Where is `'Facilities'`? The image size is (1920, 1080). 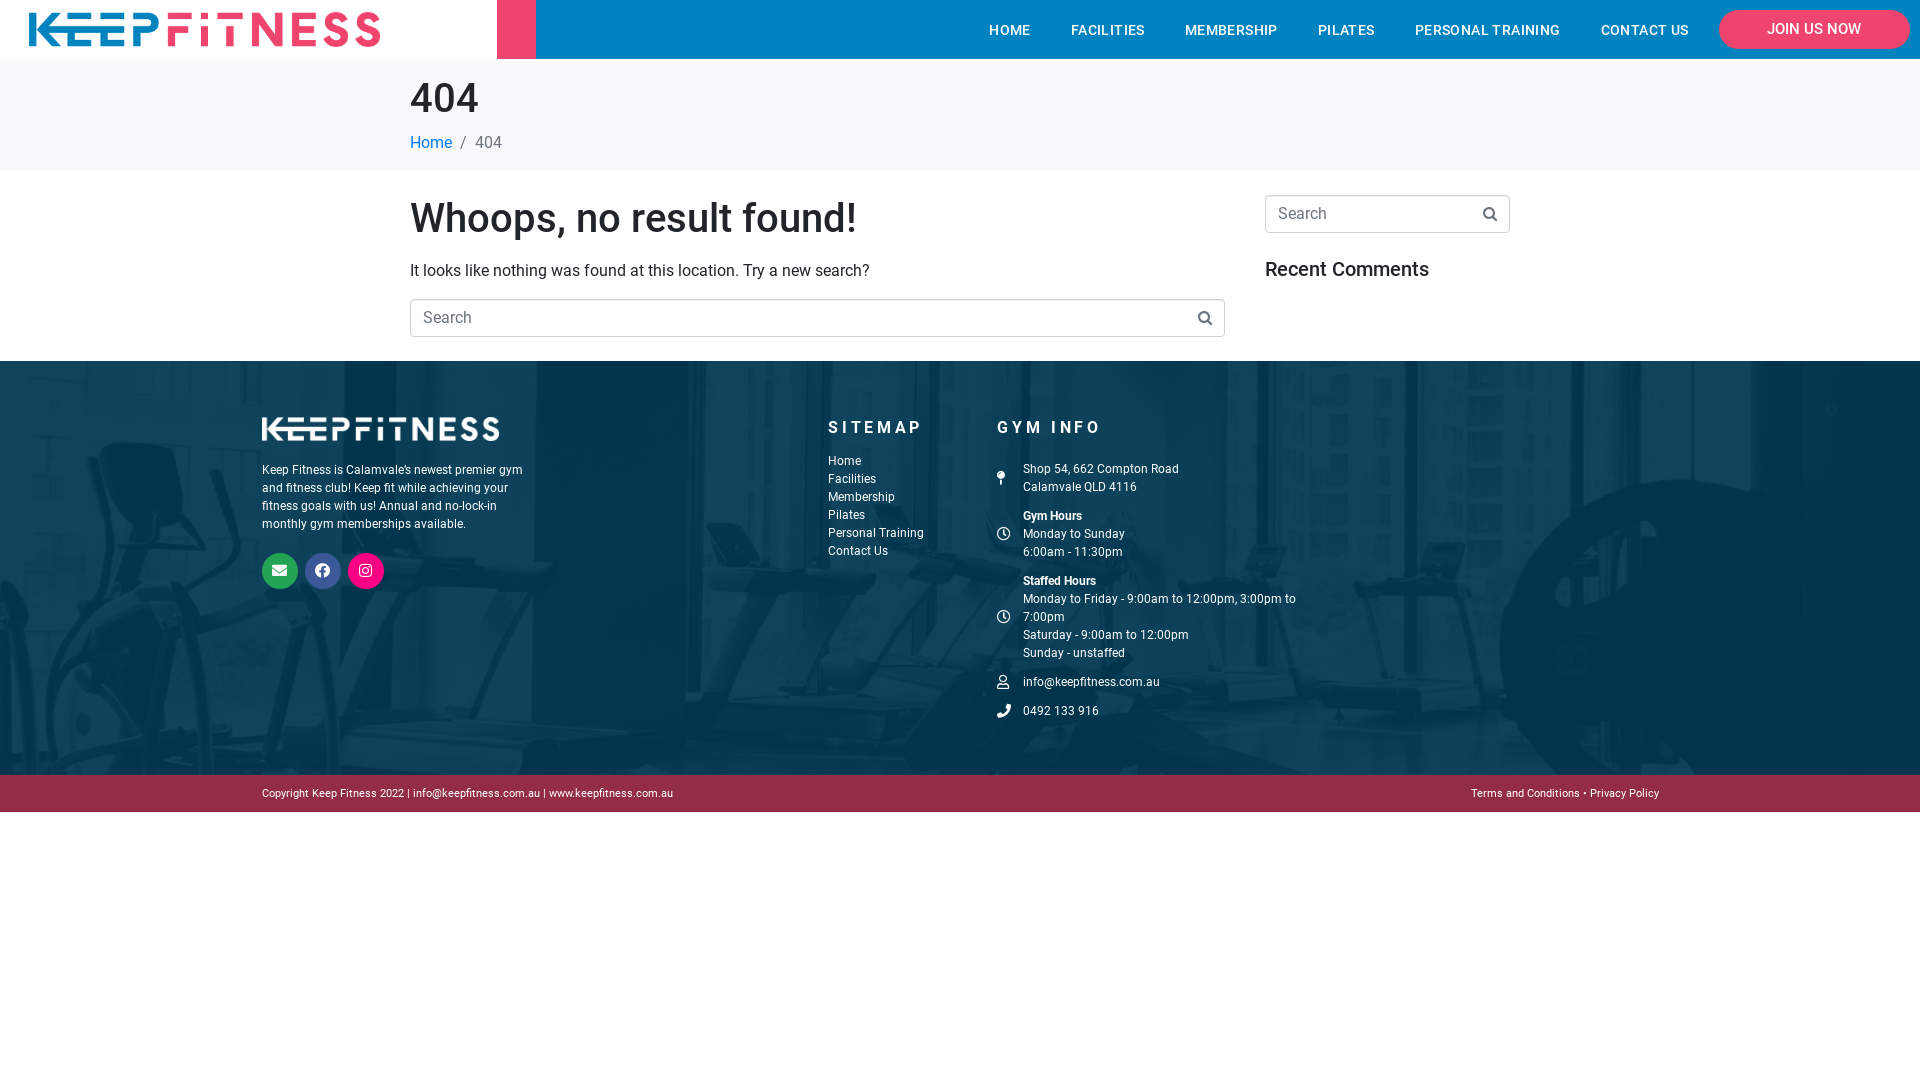
'Facilities' is located at coordinates (851, 478).